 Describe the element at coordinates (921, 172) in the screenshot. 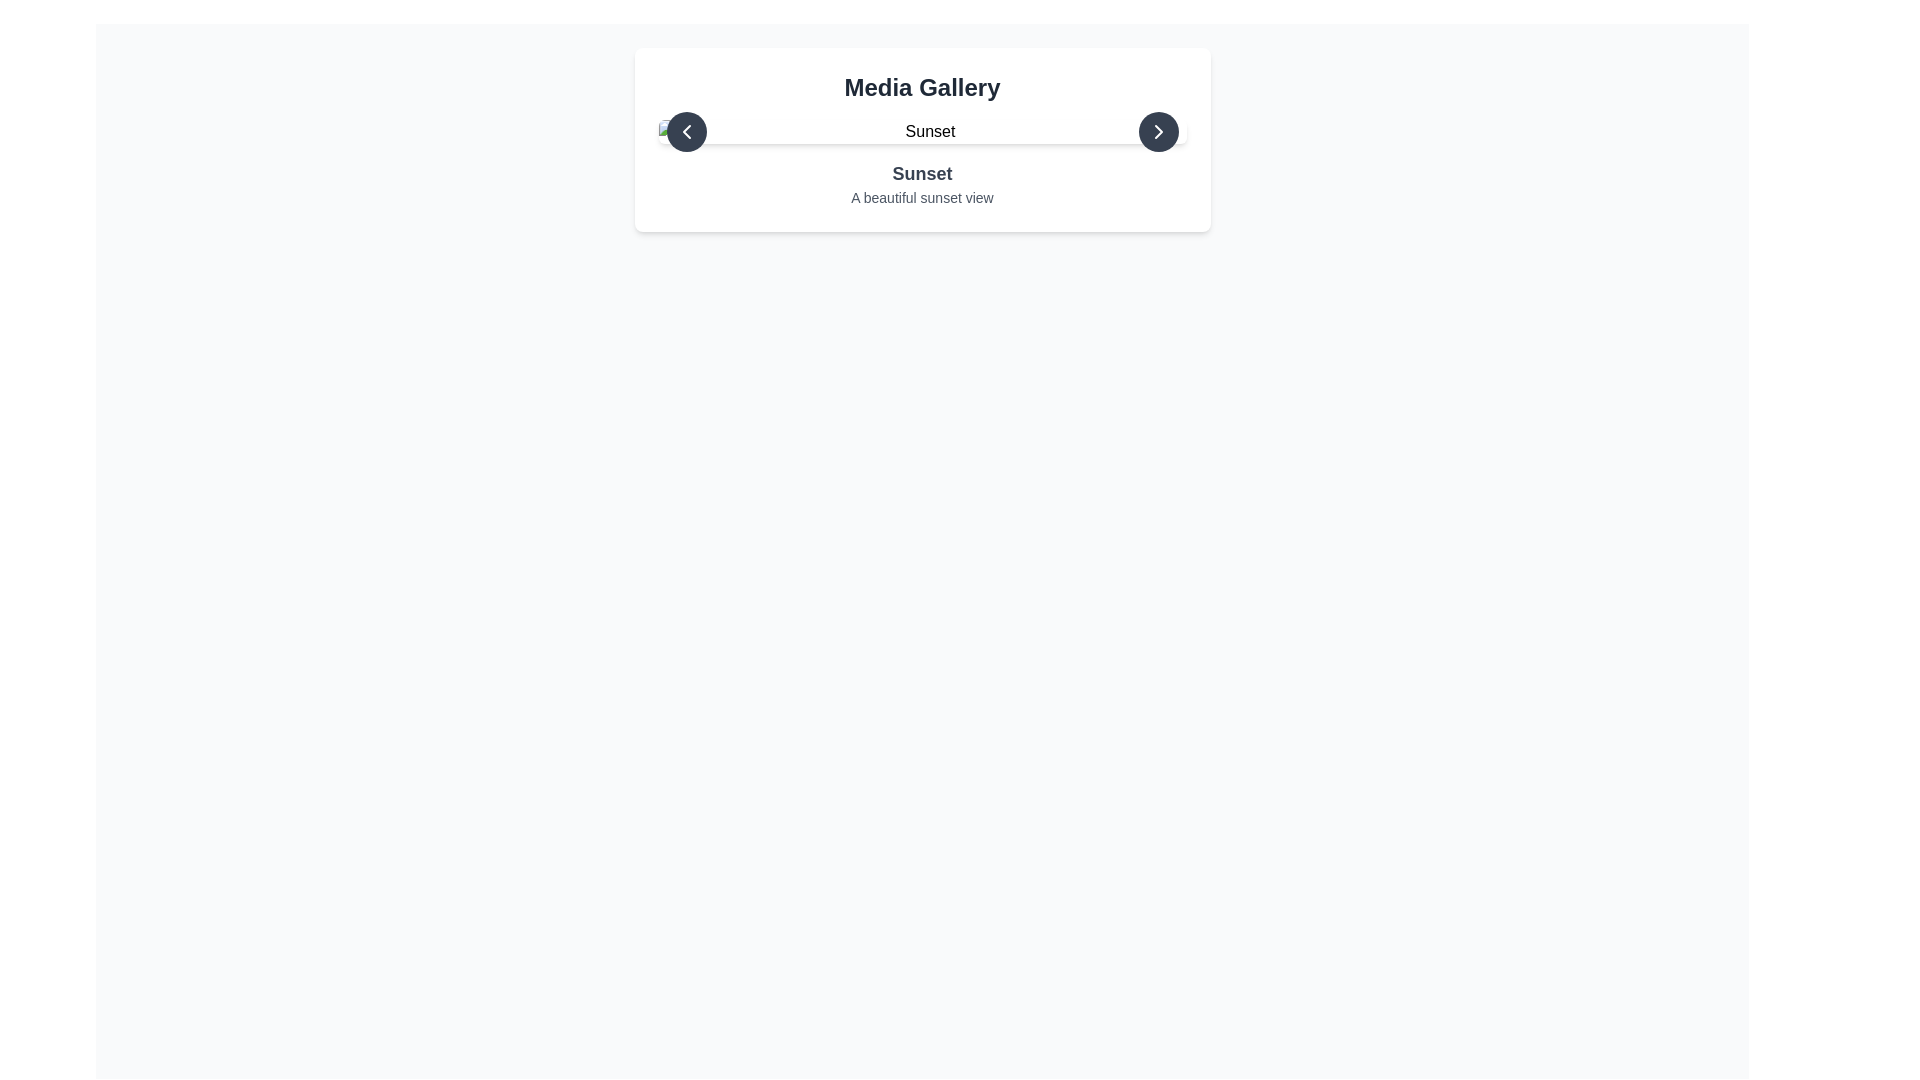

I see `the text label 'Sunset', which is styled in a bold and larger font and centrally located within a white card-like component` at that location.